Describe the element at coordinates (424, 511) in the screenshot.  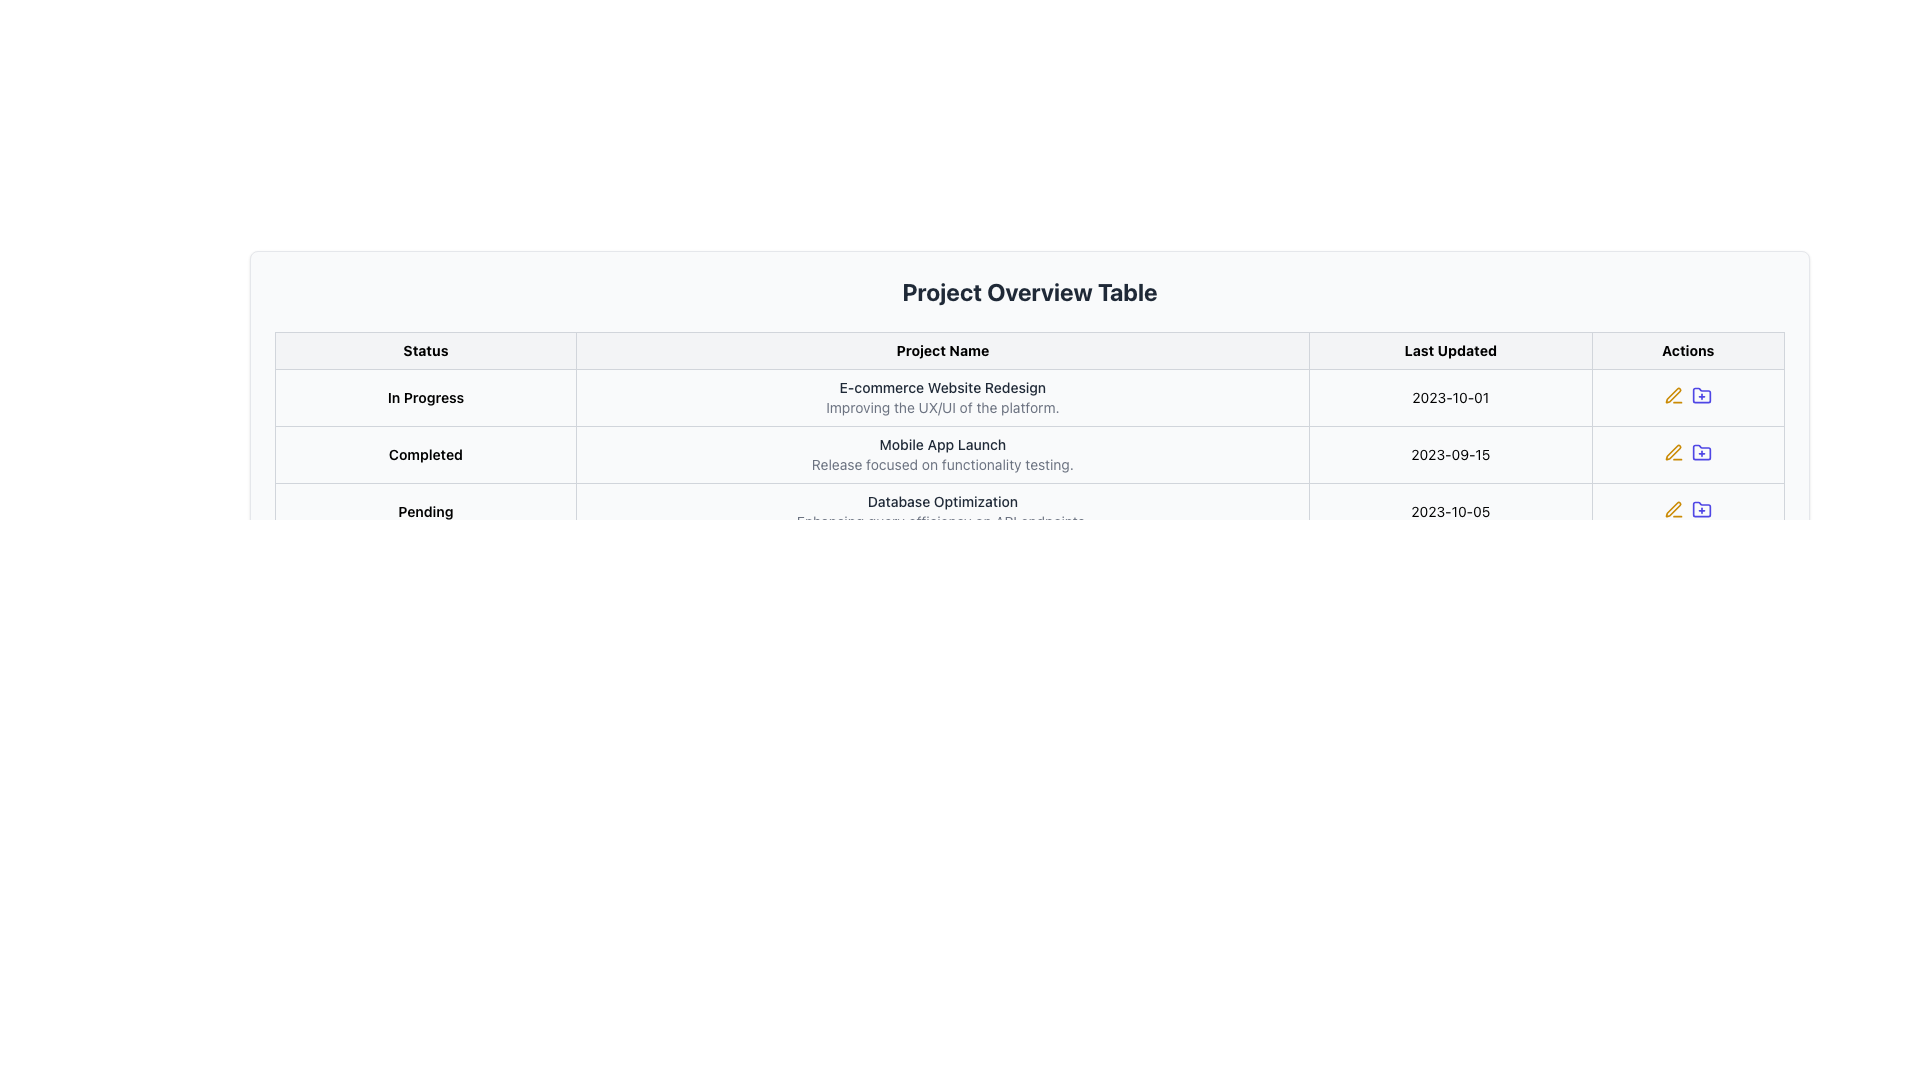
I see `the stylized label with the text 'Pending' that has a light yellow background and is located in the 'Status' column of the 'Database Optimization' project row` at that location.